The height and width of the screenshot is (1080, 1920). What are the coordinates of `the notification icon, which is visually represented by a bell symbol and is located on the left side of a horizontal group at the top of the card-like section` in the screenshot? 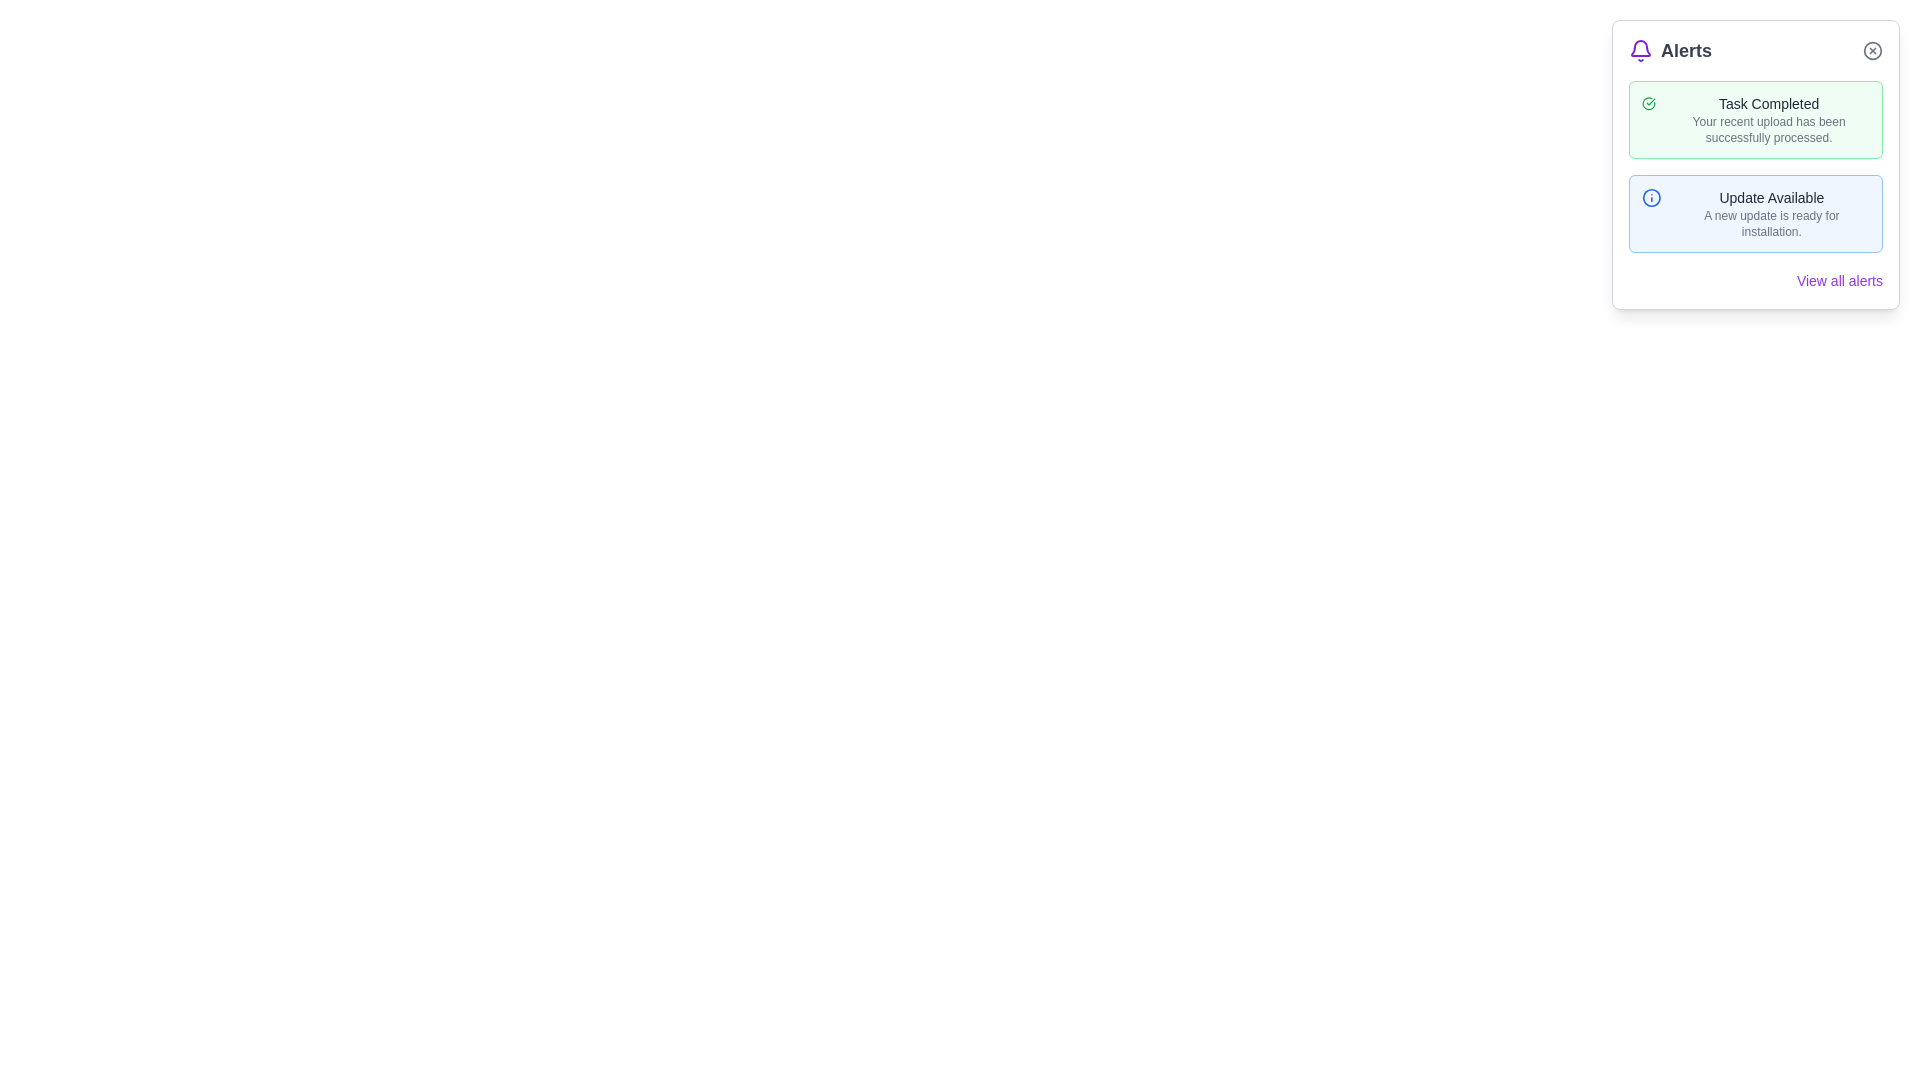 It's located at (1641, 49).